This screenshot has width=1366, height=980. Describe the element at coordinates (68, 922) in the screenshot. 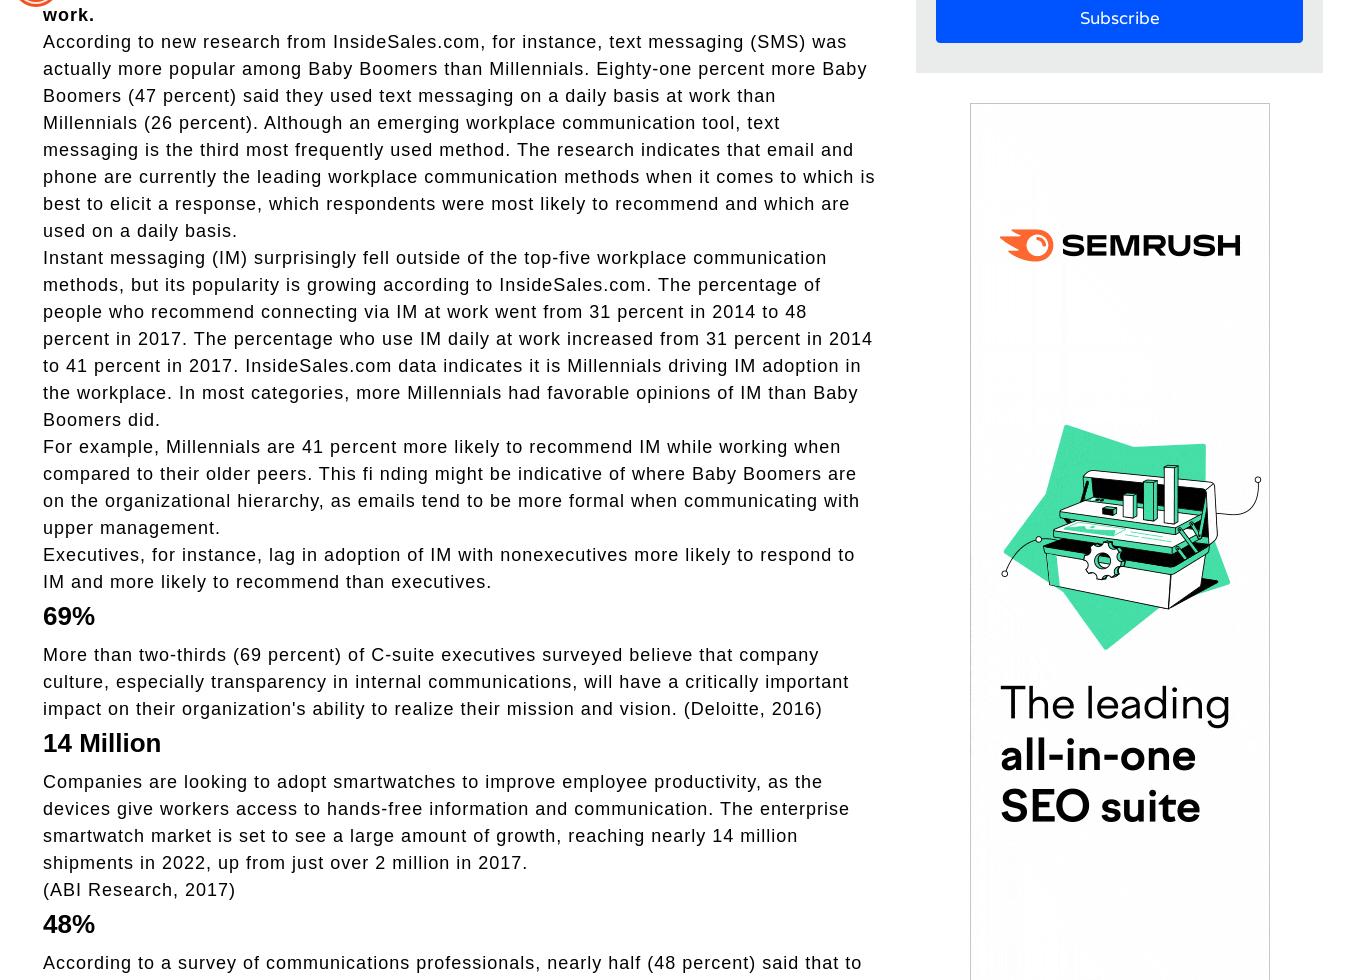

I see `'48%'` at that location.